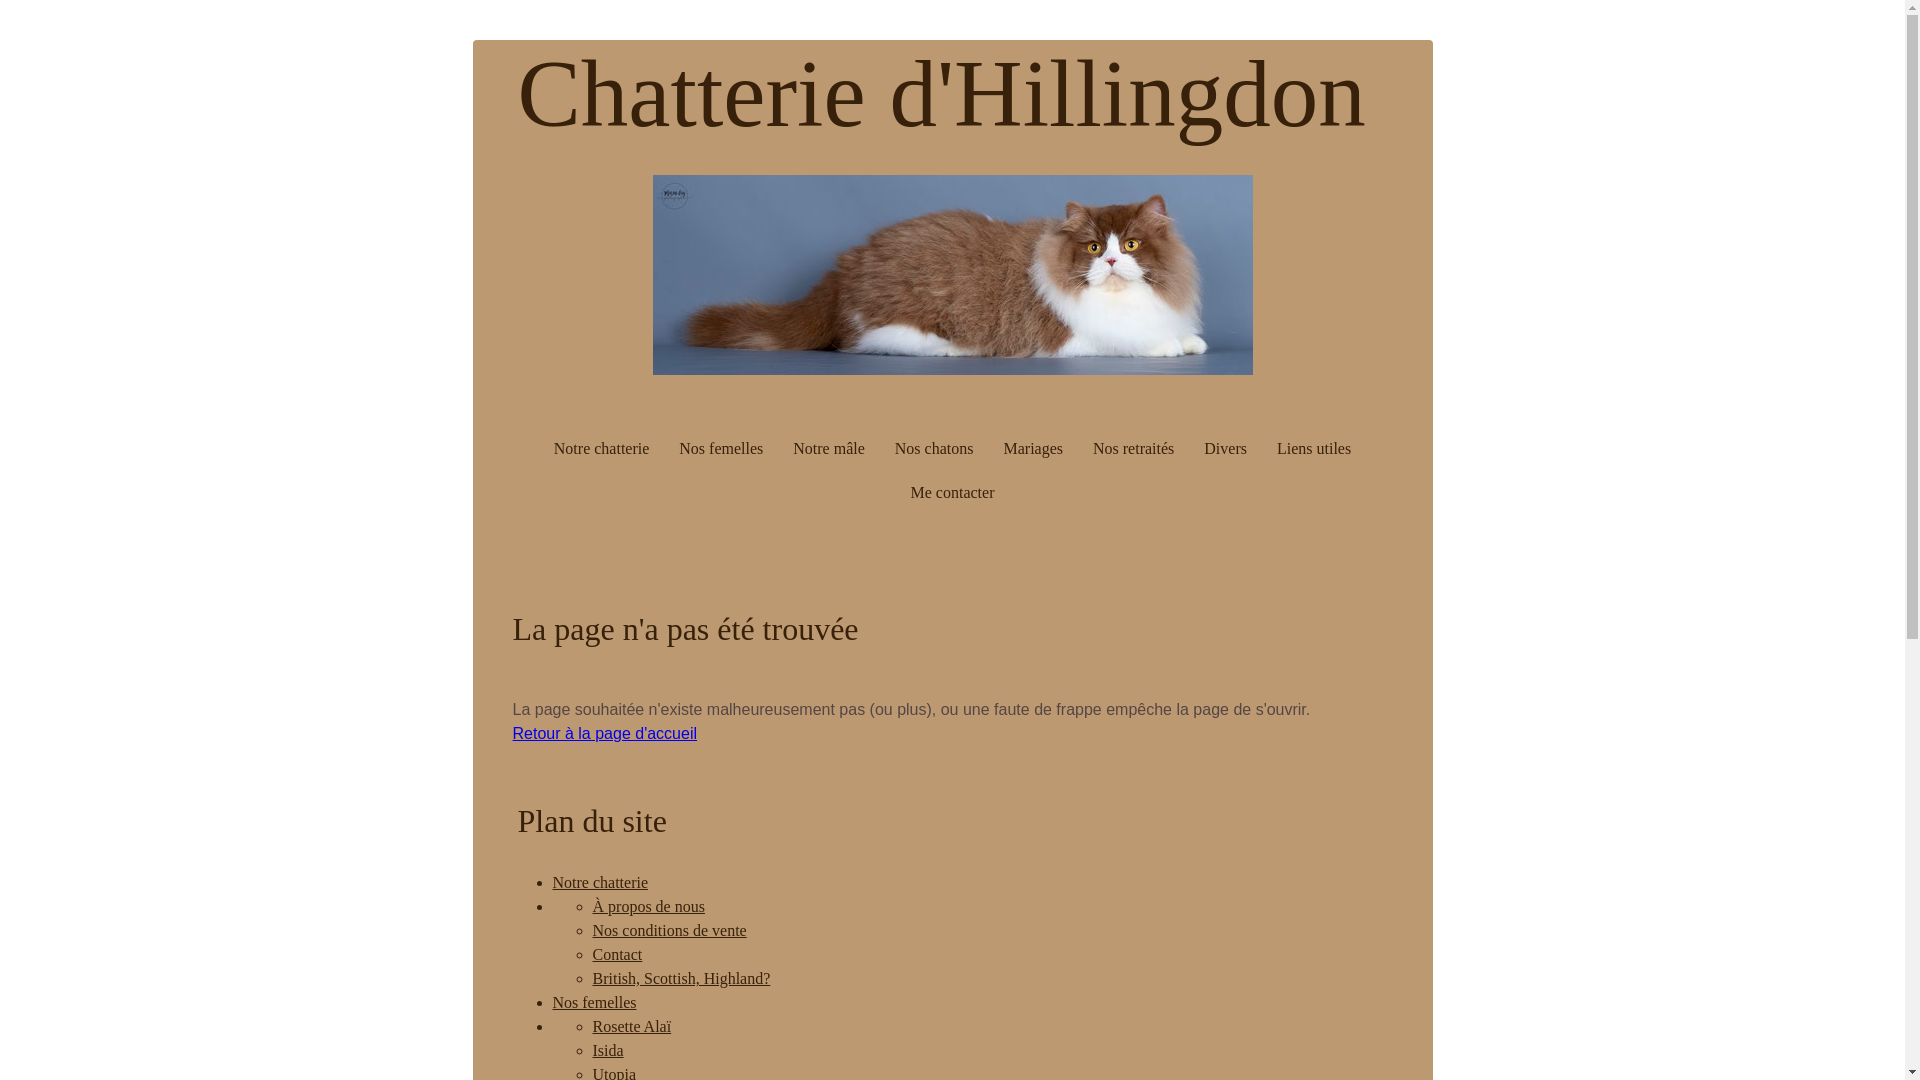  Describe the element at coordinates (1224, 447) in the screenshot. I see `'Divers'` at that location.